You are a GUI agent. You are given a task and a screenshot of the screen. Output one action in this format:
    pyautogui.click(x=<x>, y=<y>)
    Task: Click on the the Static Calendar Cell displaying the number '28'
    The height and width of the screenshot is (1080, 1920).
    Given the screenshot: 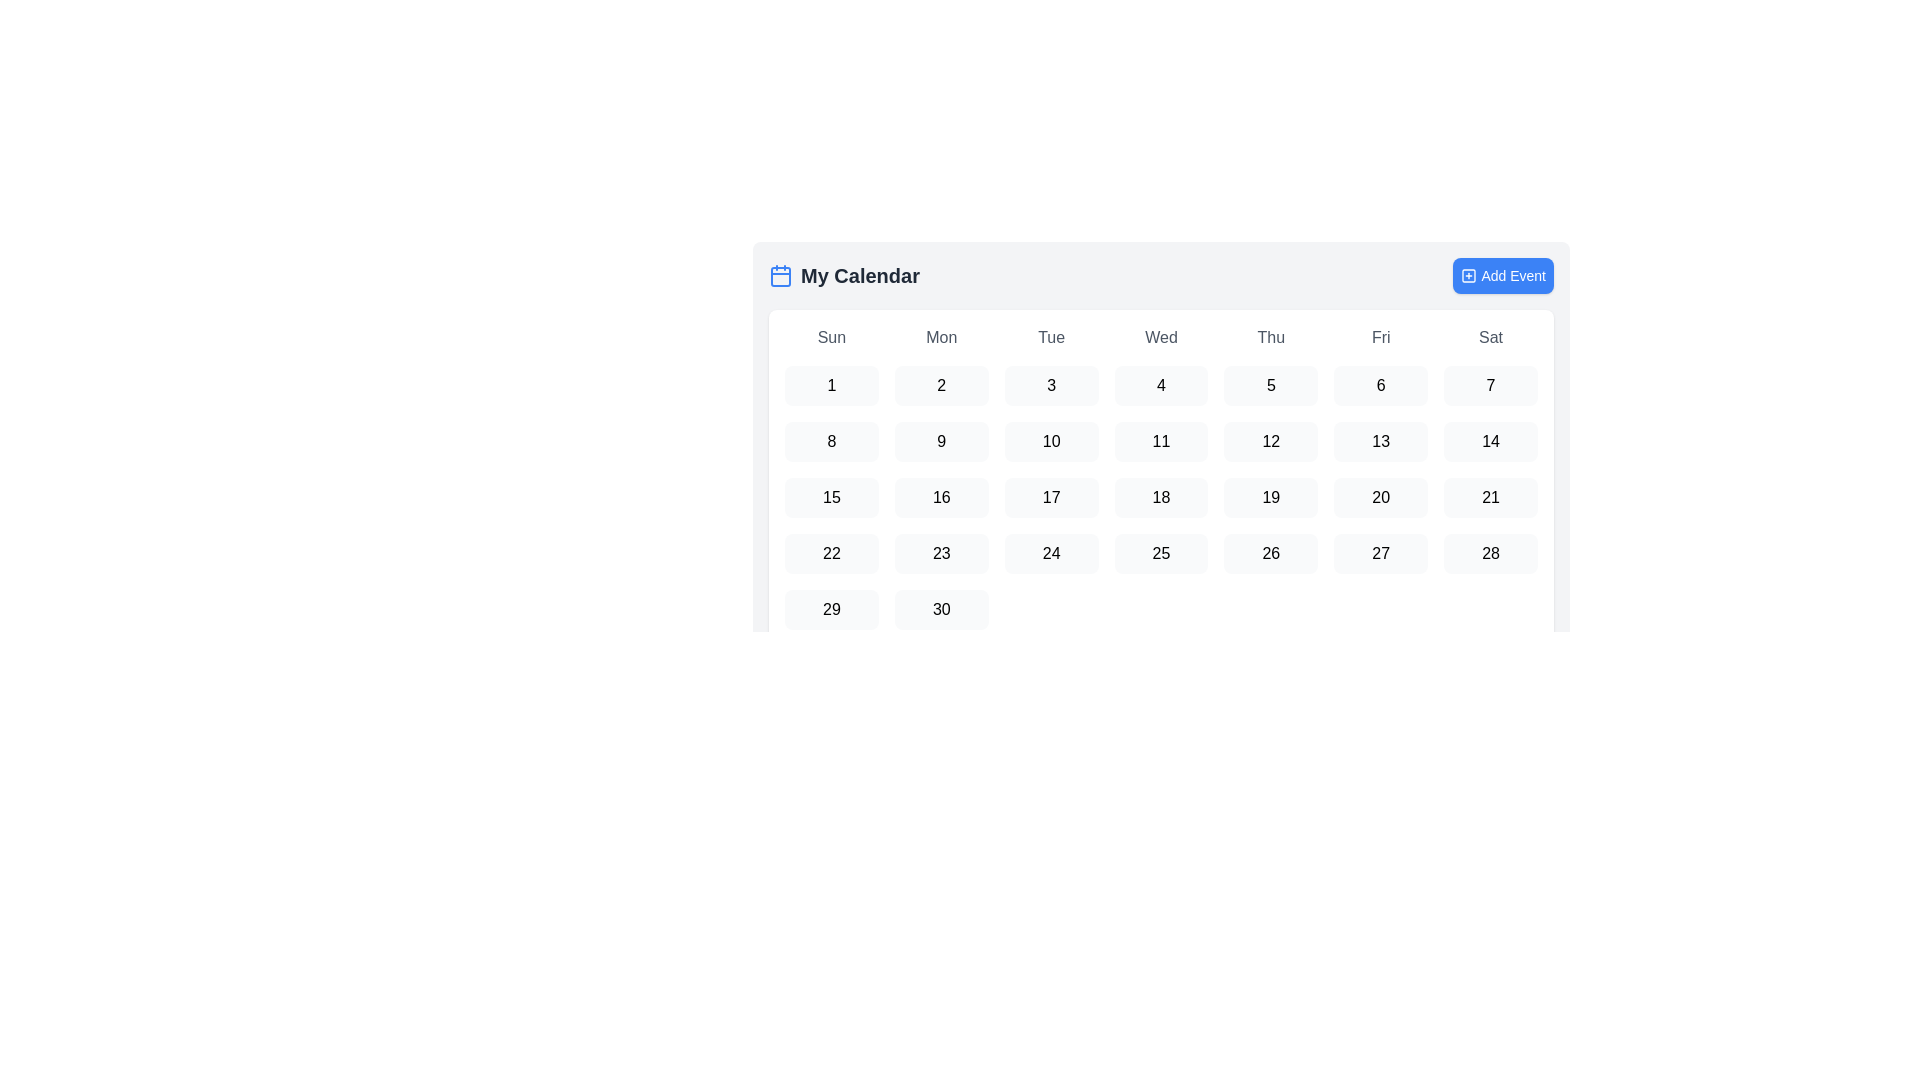 What is the action you would take?
    pyautogui.click(x=1491, y=554)
    